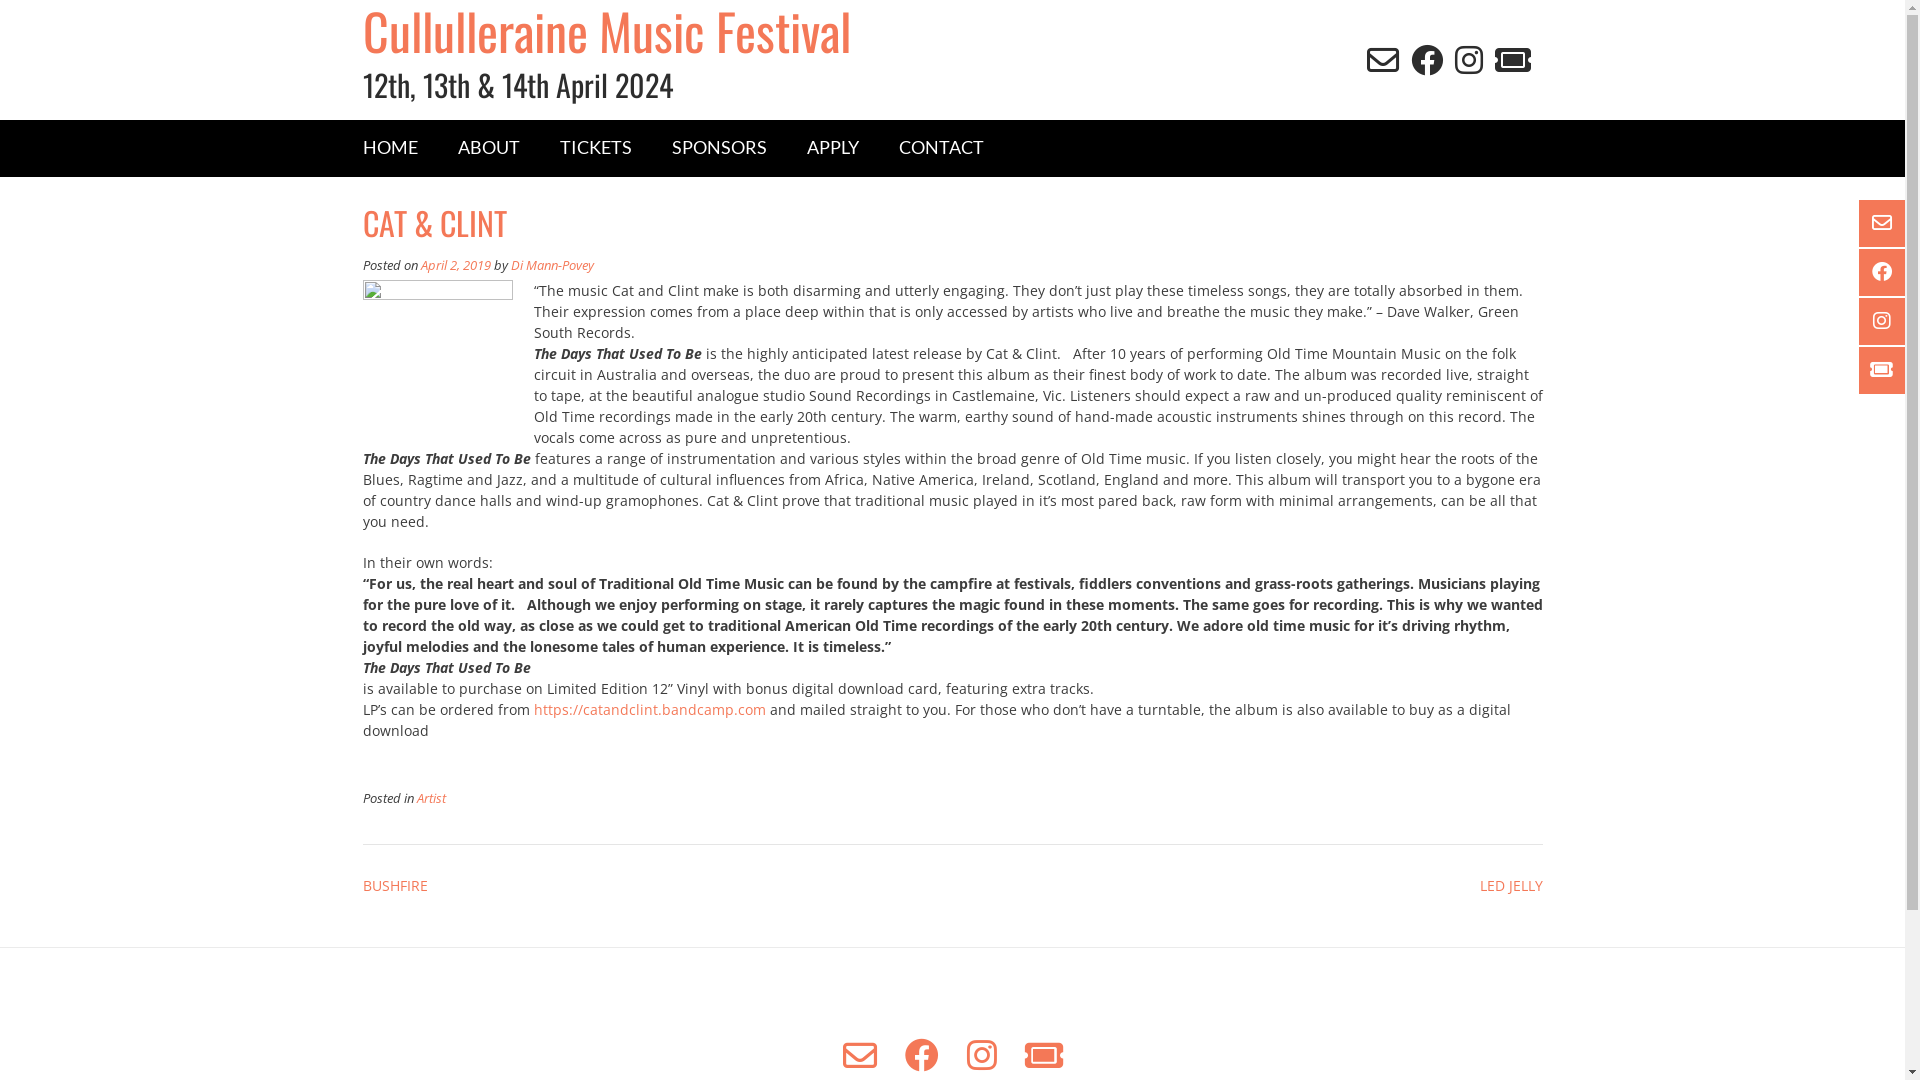  I want to click on 'HOME', so click(389, 147).